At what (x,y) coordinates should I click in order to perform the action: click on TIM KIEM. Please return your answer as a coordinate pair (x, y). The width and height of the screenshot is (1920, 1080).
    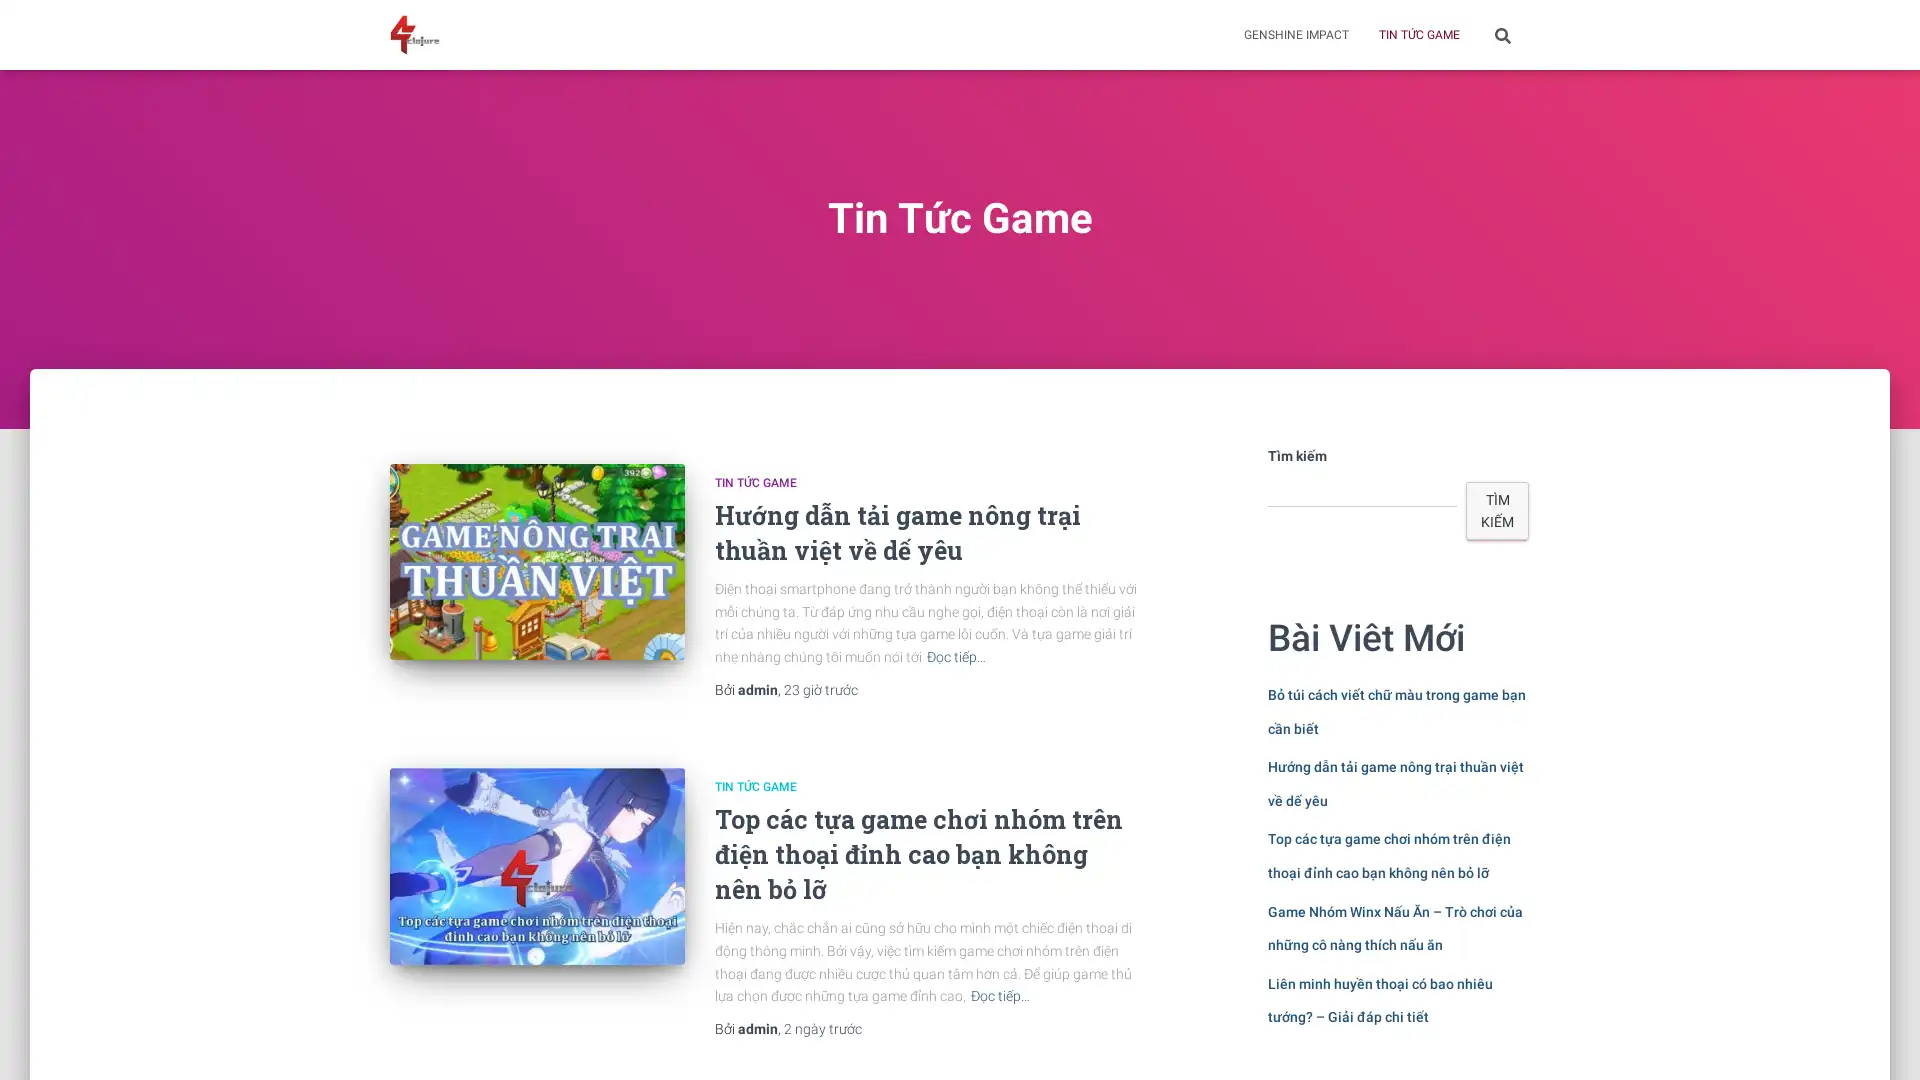
    Looking at the image, I should click on (1497, 509).